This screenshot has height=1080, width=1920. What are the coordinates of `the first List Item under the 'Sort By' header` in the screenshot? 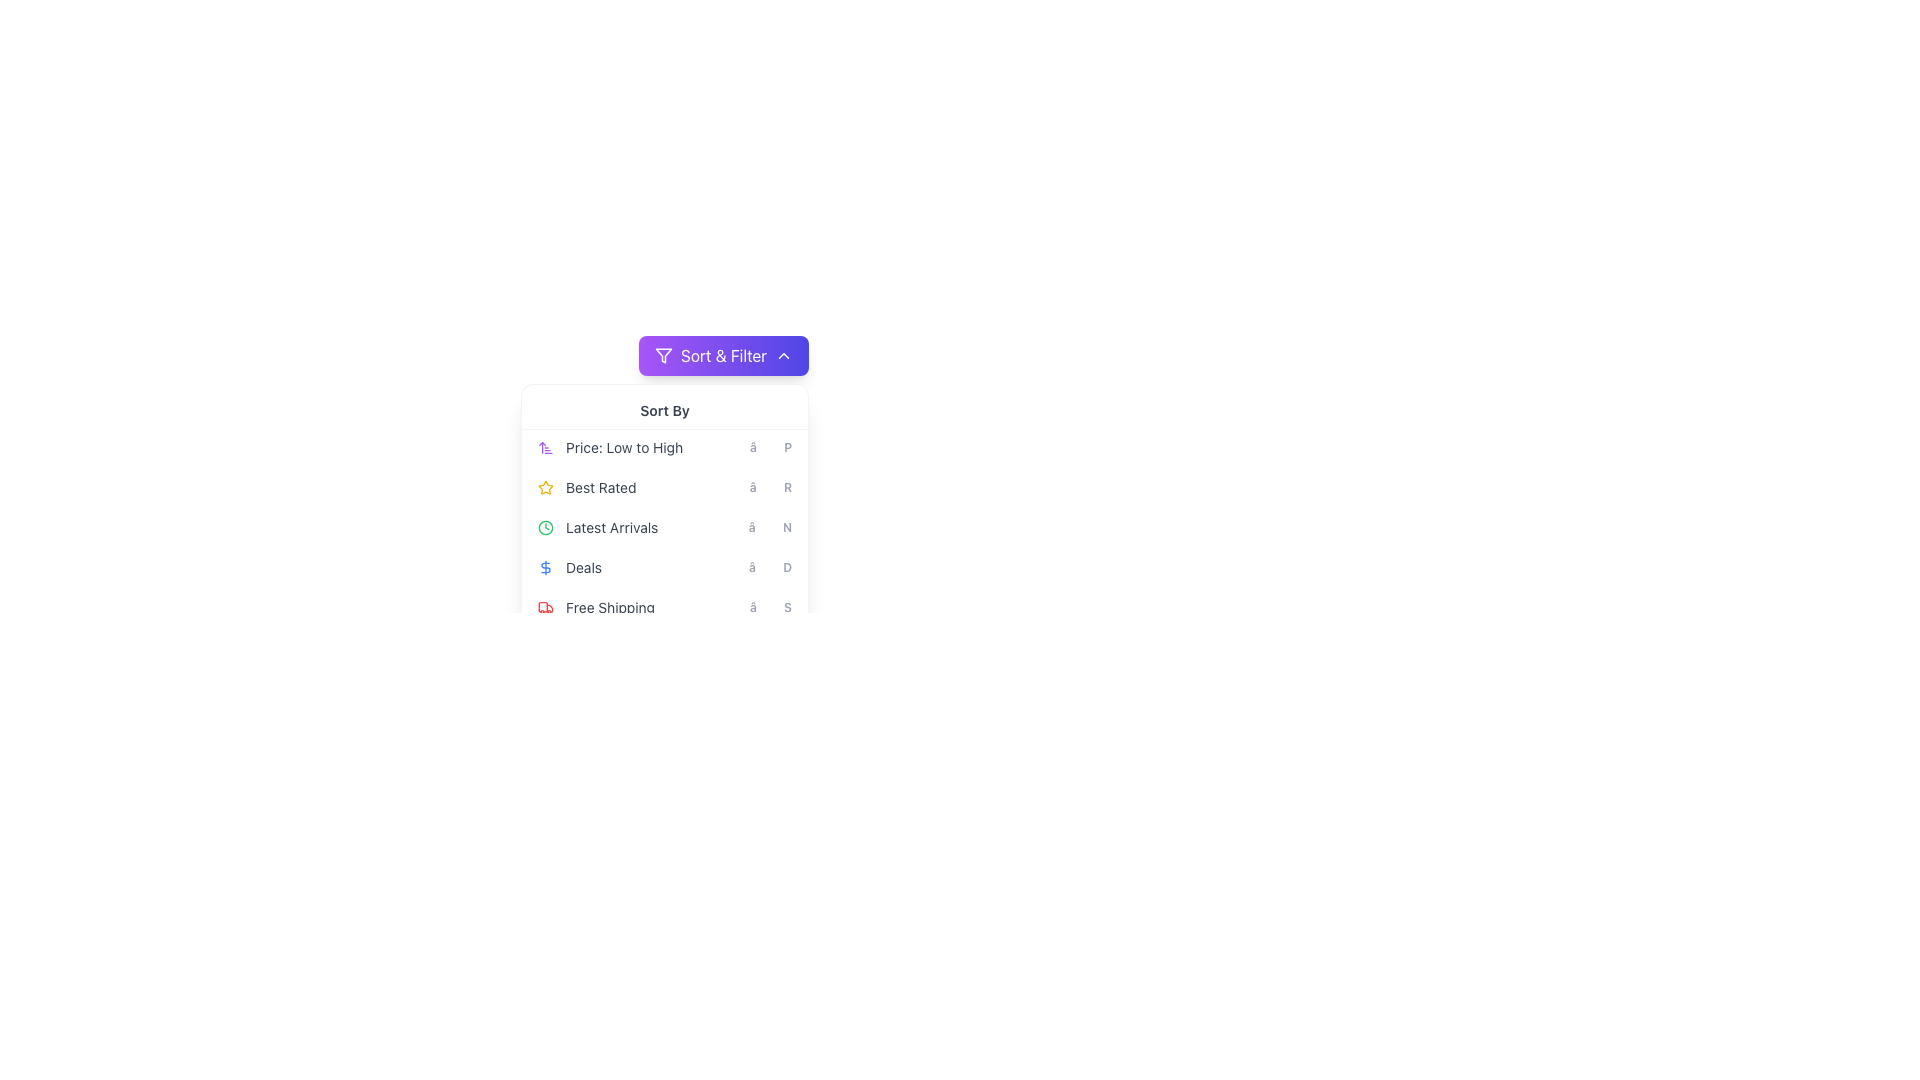 It's located at (665, 446).